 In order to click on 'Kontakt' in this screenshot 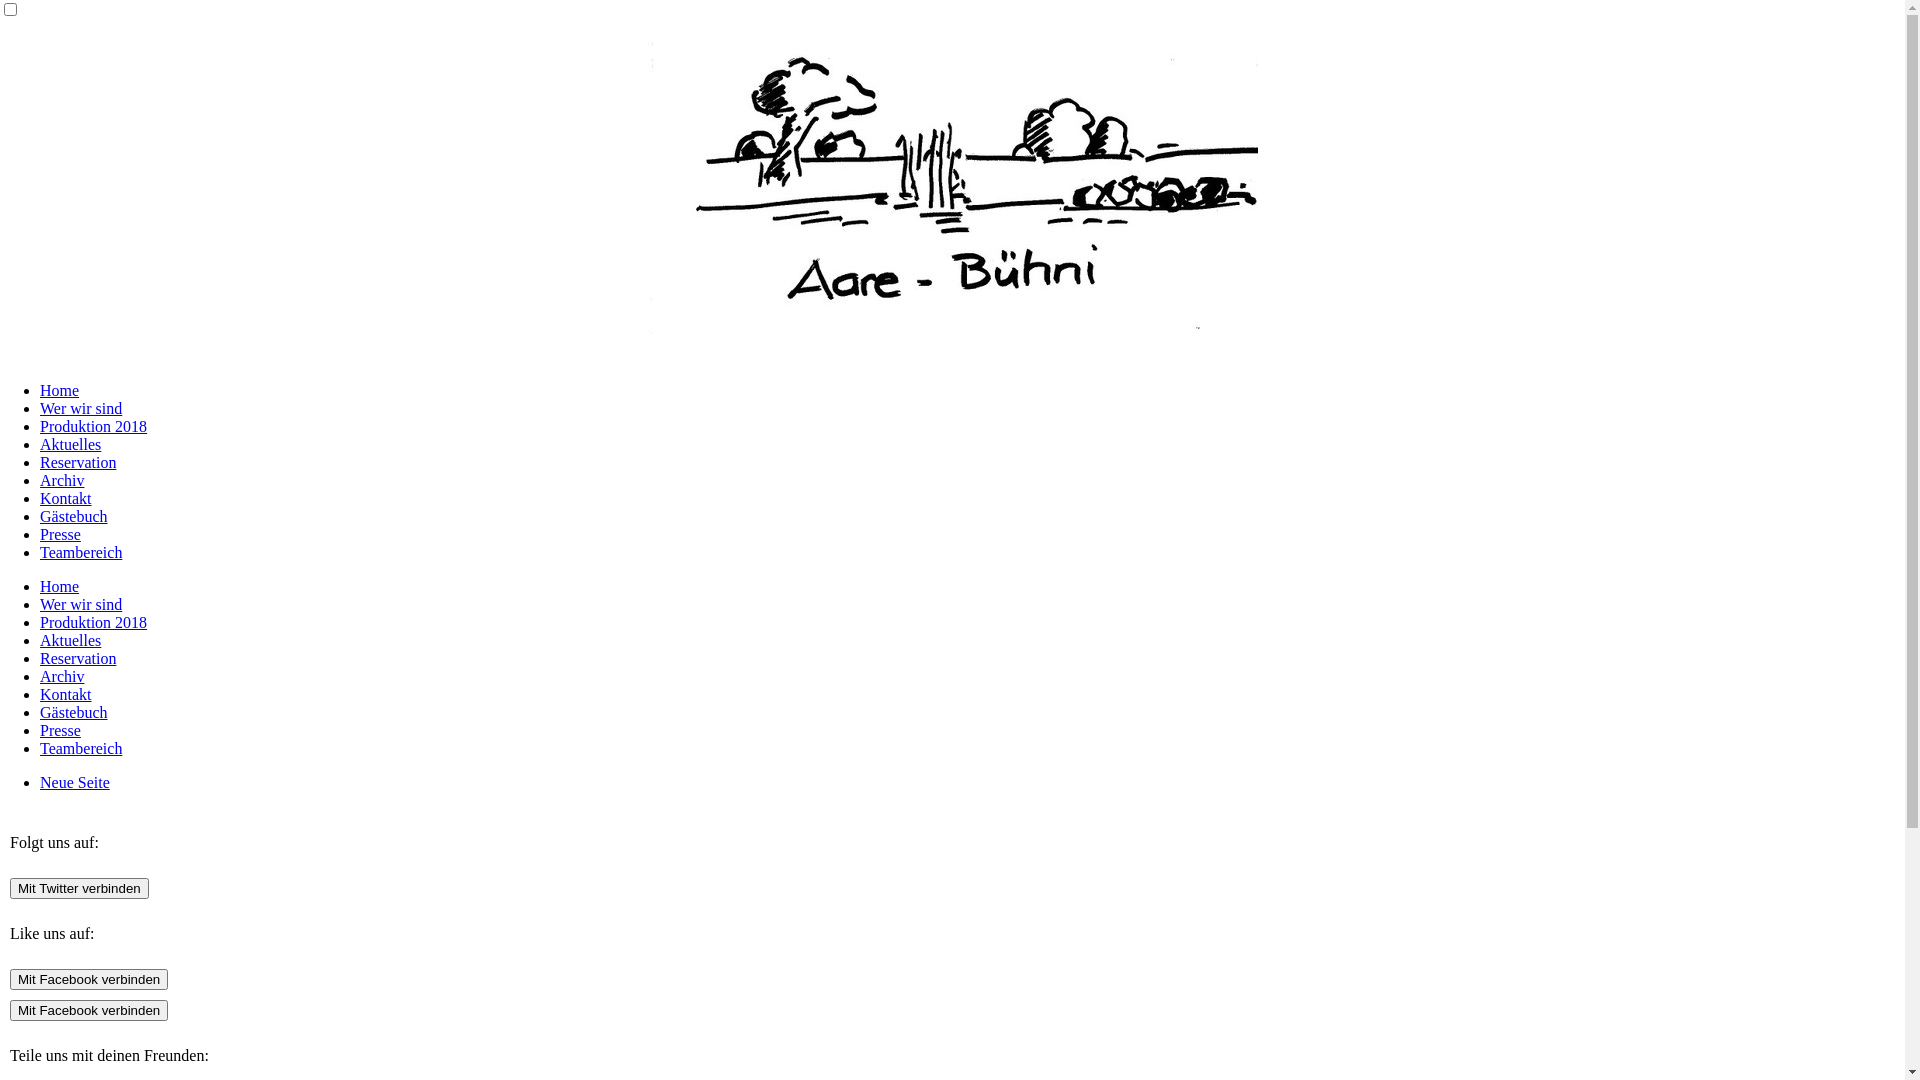, I will do `click(66, 497)`.